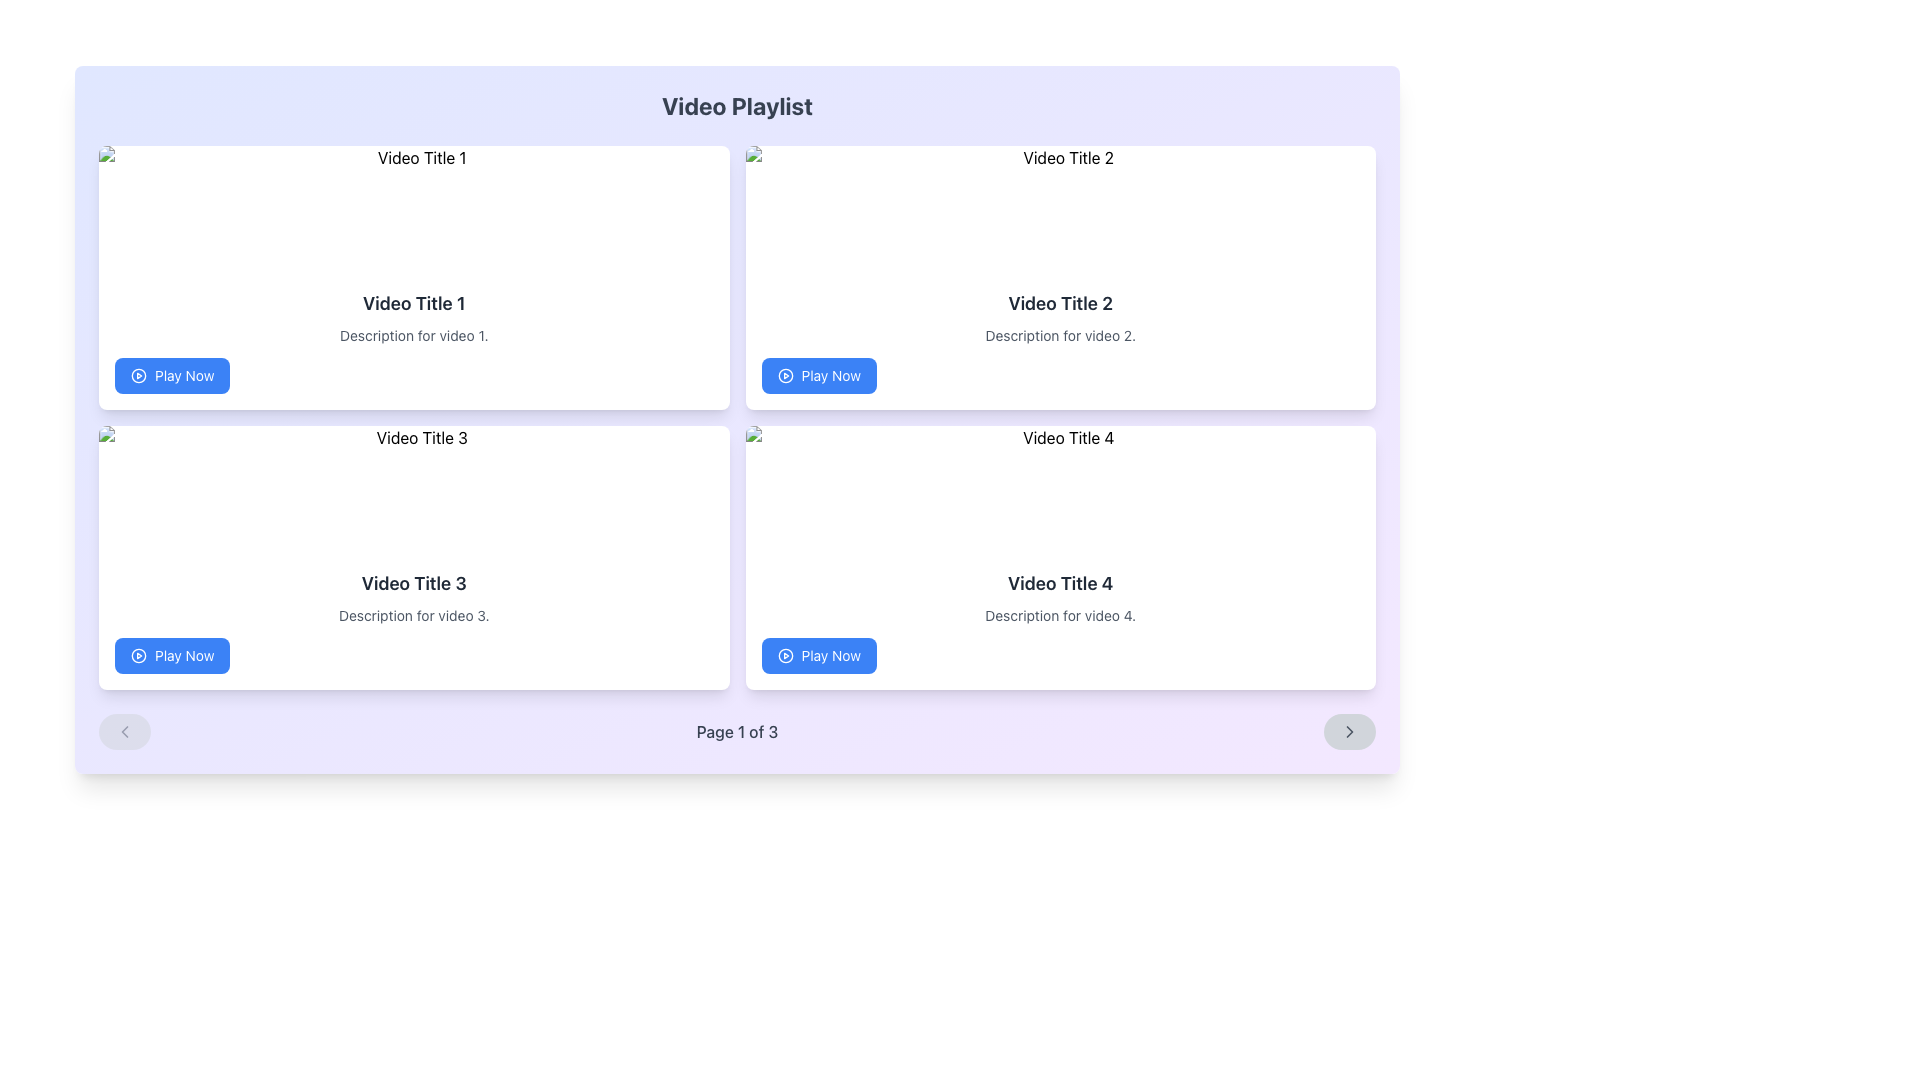 The width and height of the screenshot is (1920, 1080). Describe the element at coordinates (413, 209) in the screenshot. I see `the image labeled 'Video 1' at the top of the card to possibly see a tooltip` at that location.